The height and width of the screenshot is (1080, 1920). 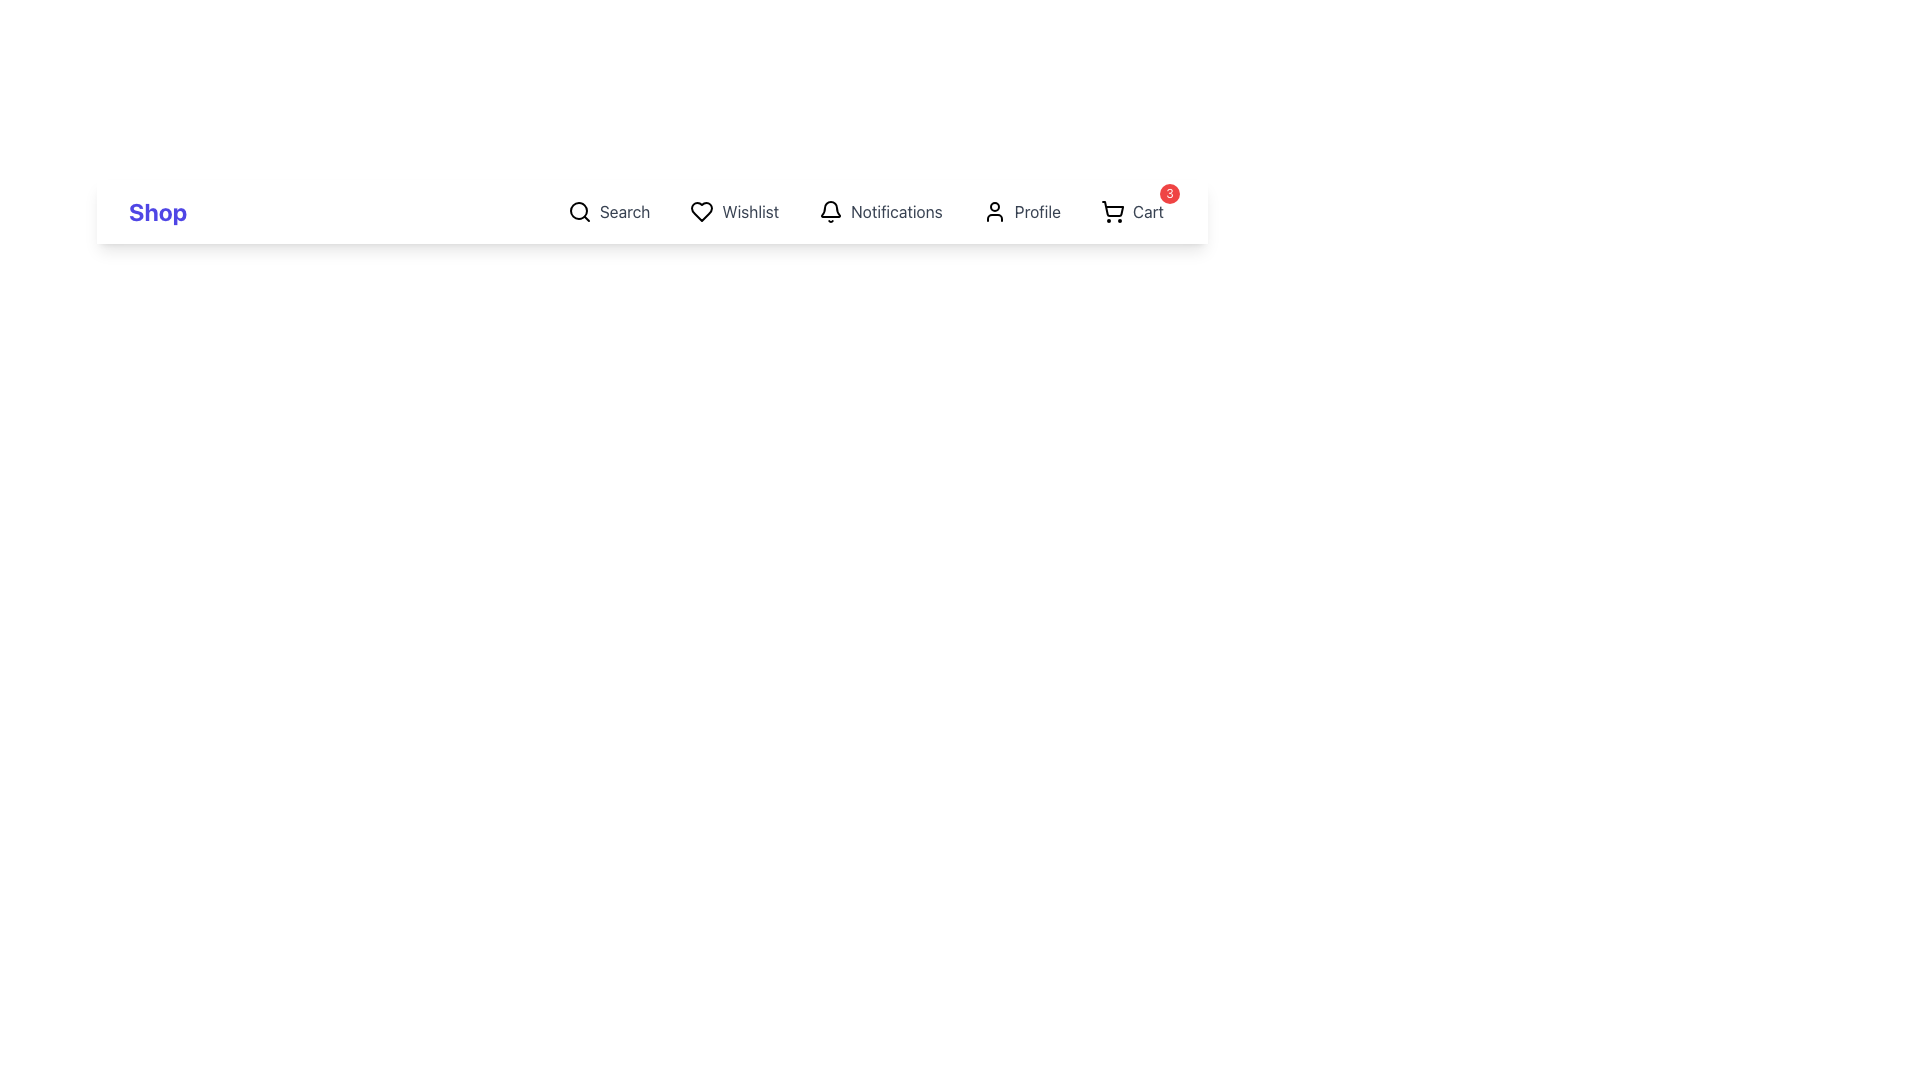 I want to click on the 'Wishlist' text label in the navigation bar, which is located to the right of the heart icon and highlights on hover, so click(x=749, y=212).